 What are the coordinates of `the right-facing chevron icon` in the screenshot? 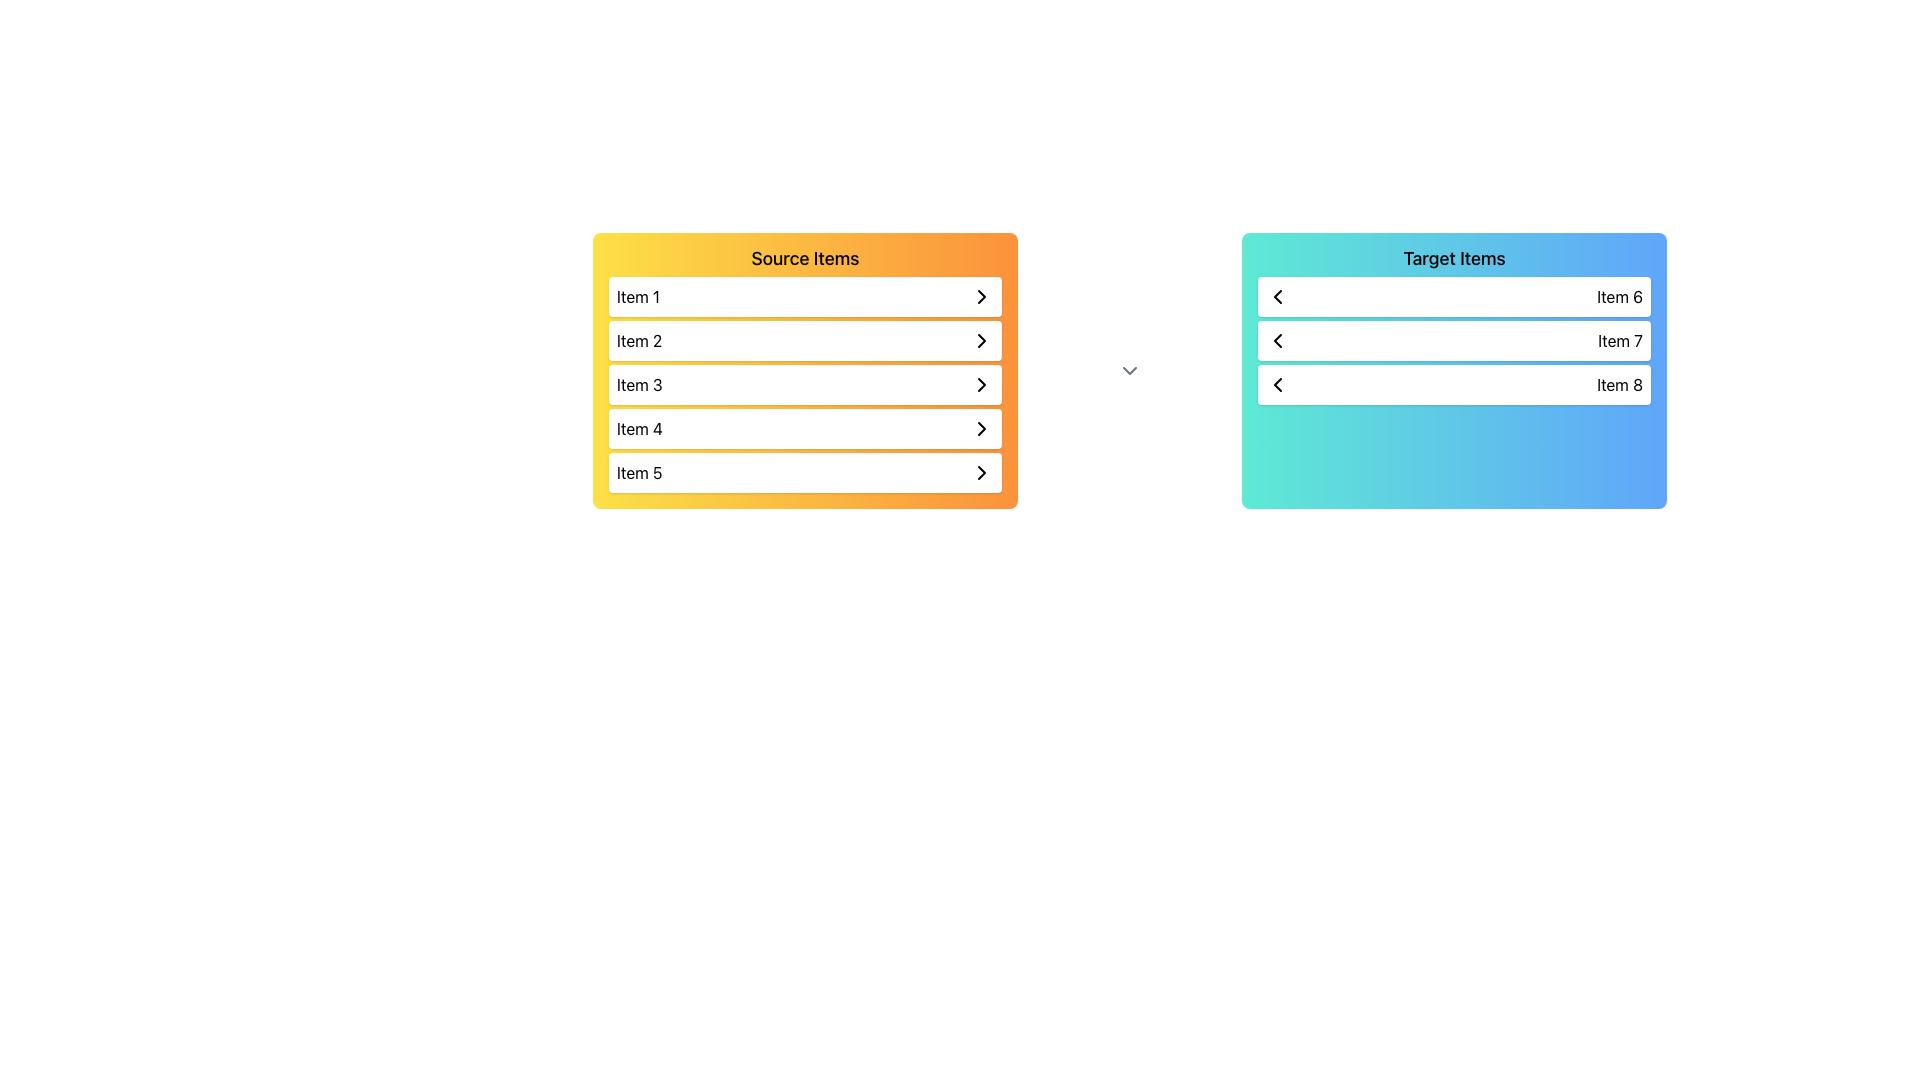 It's located at (981, 297).